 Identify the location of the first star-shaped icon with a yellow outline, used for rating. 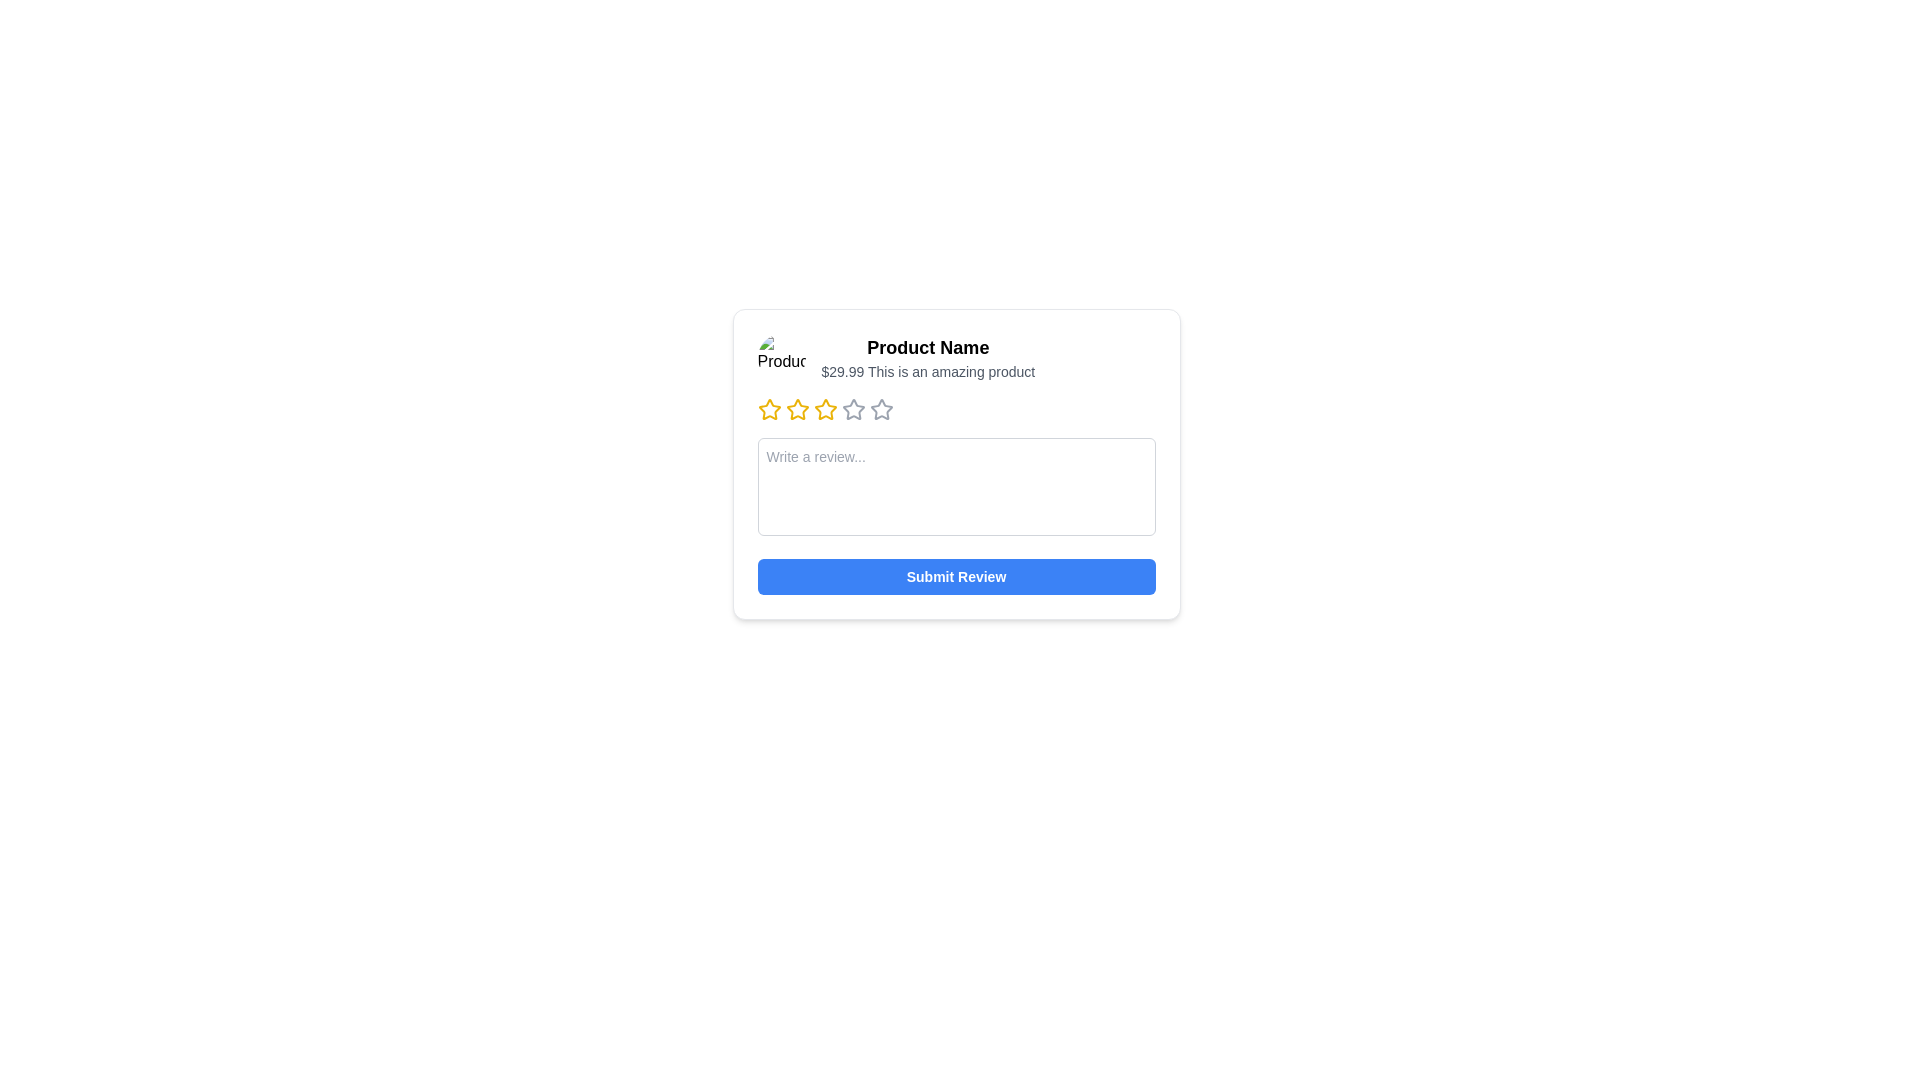
(768, 408).